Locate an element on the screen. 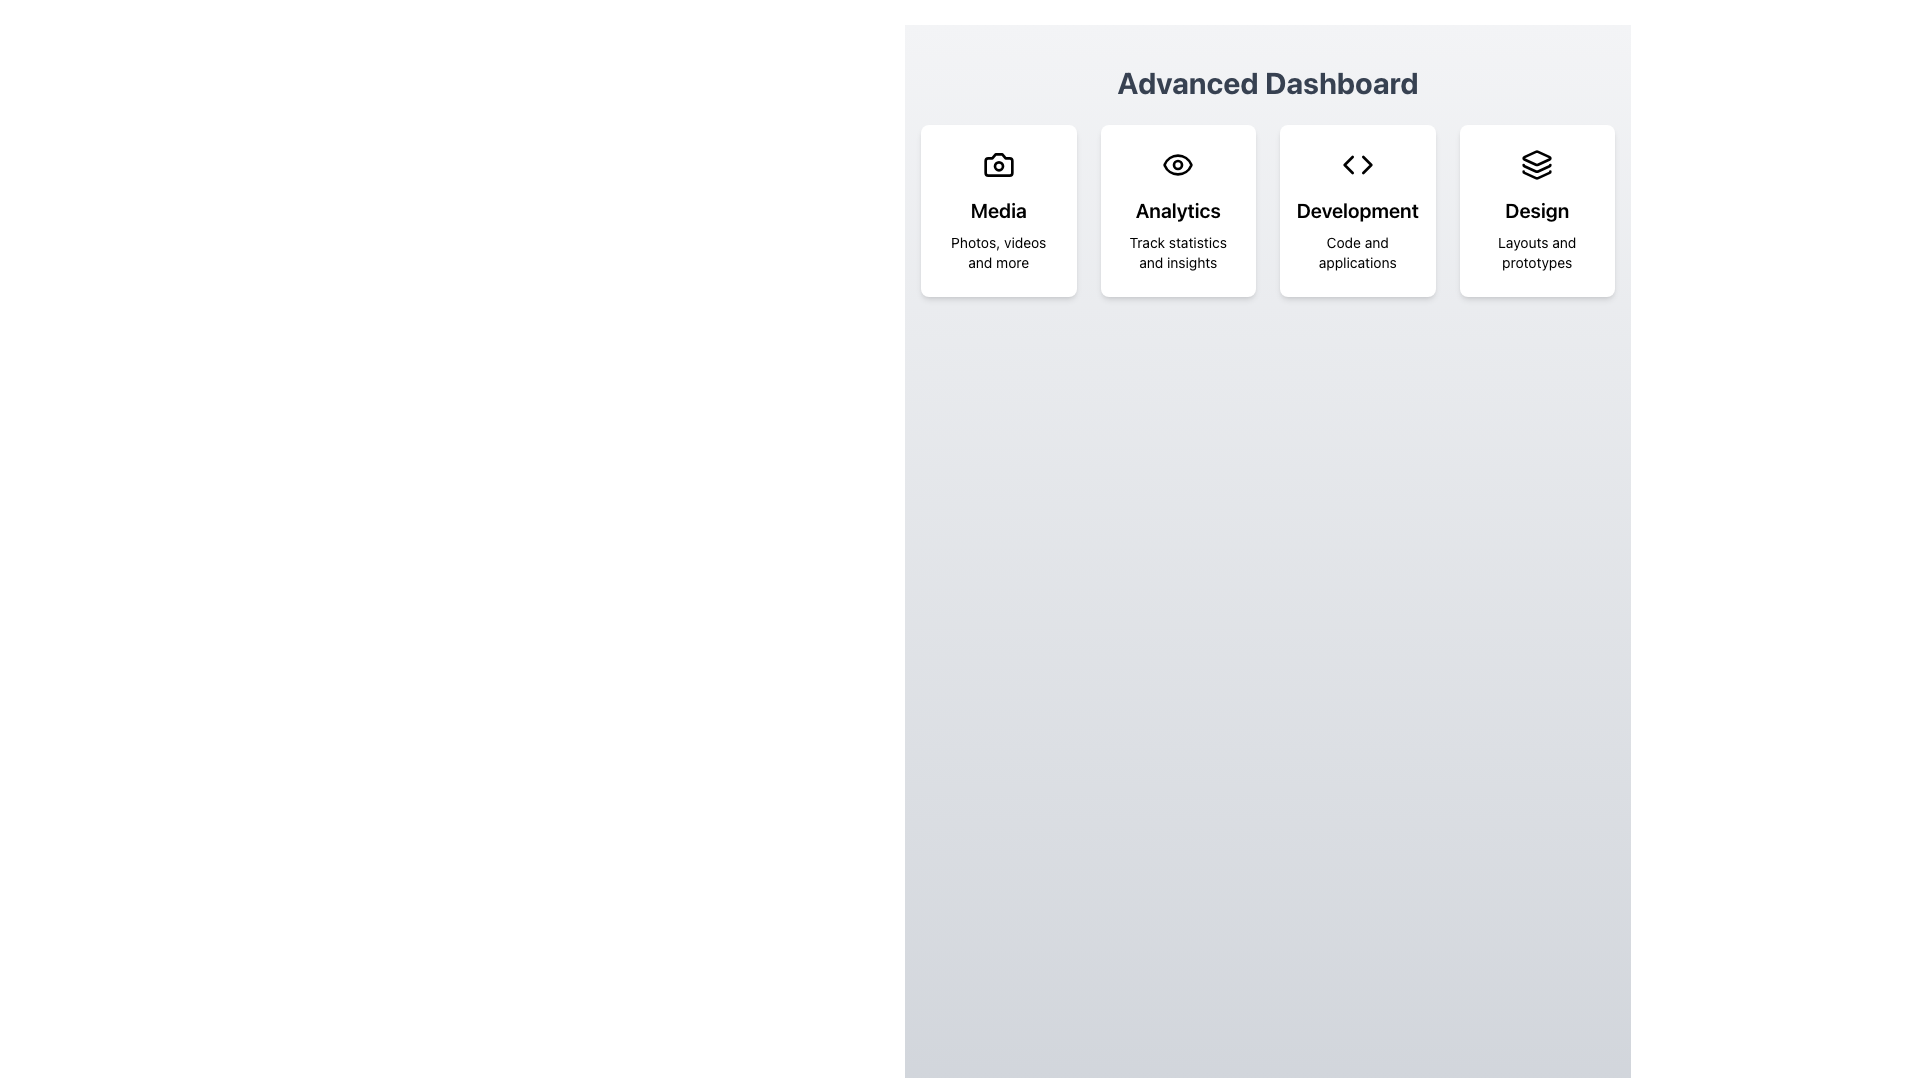  the 'Analytics' icon located at the upper part of the card labeled 'Analytics', which is the second card from the left in a row of four cards is located at coordinates (1178, 164).